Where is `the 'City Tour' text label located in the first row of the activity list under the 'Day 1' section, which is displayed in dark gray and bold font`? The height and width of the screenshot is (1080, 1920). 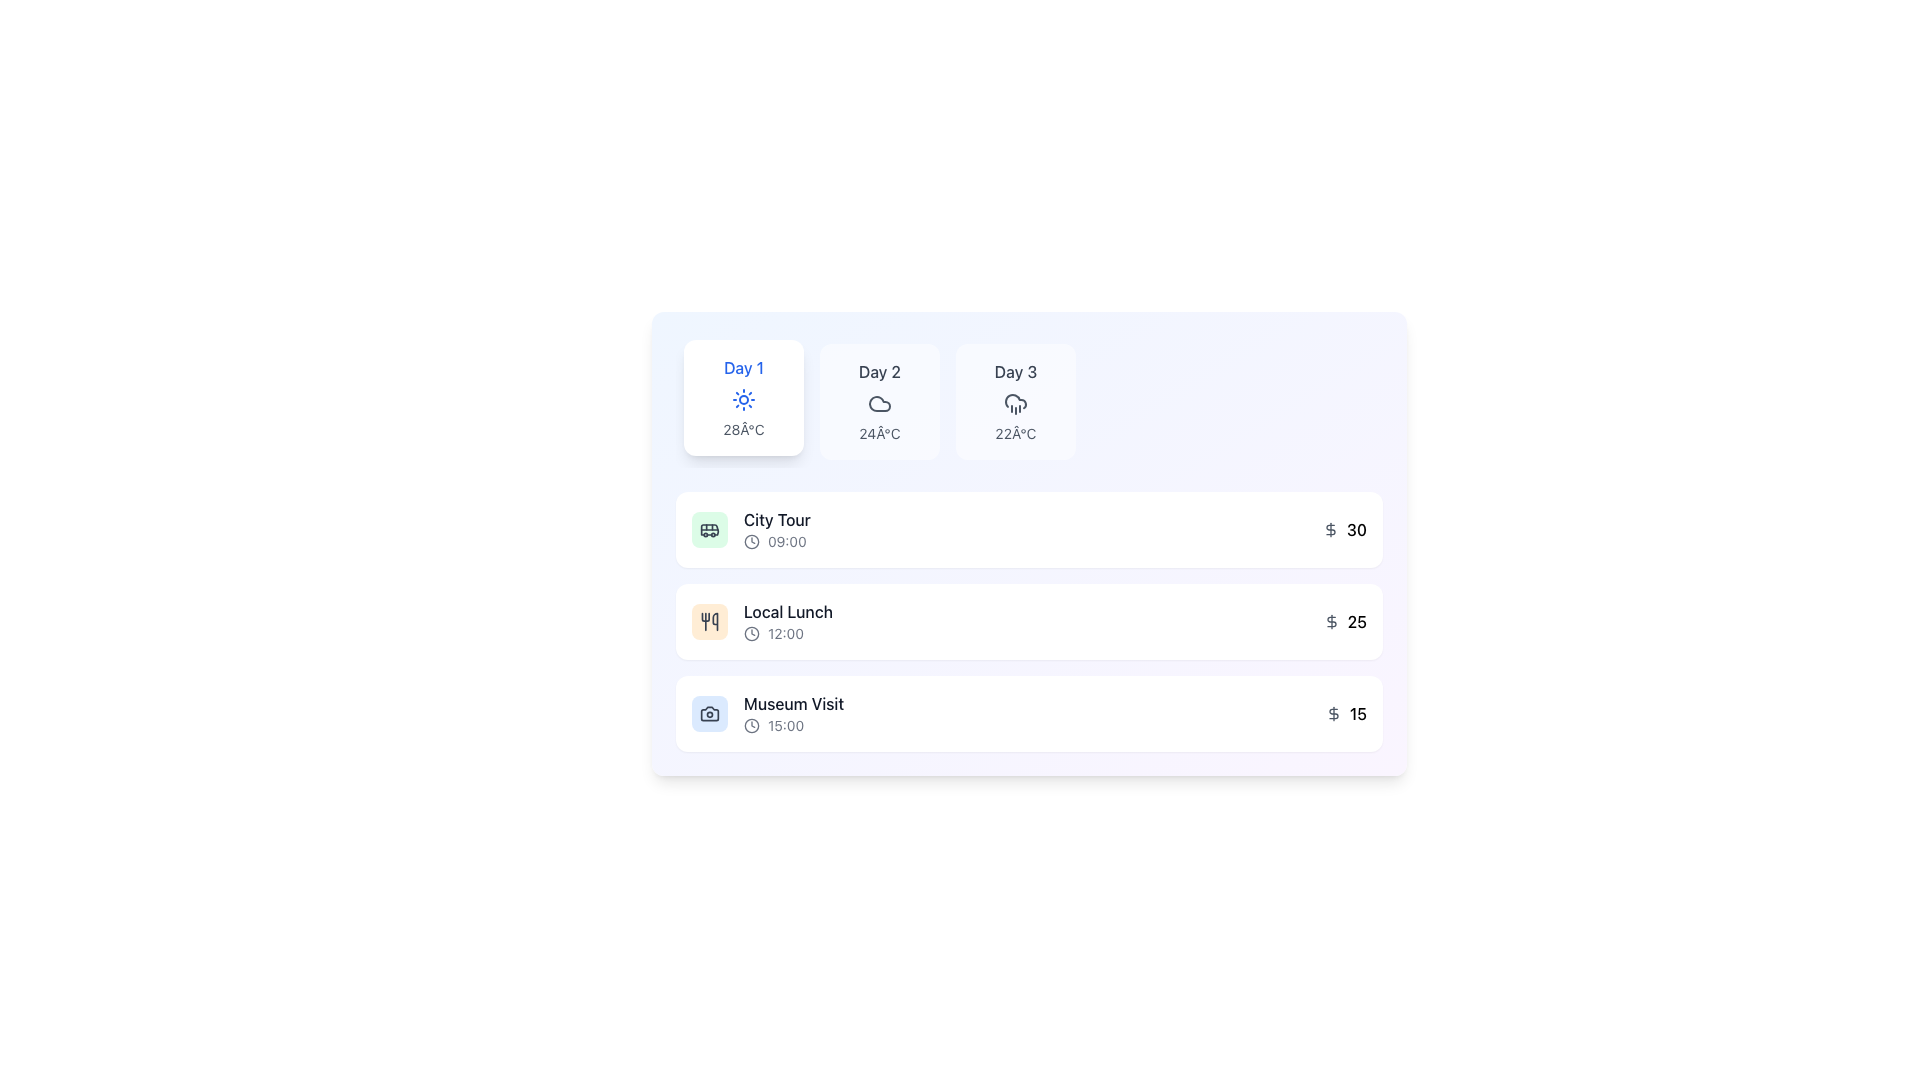 the 'City Tour' text label located in the first row of the activity list under the 'Day 1' section, which is displayed in dark gray and bold font is located at coordinates (776, 519).